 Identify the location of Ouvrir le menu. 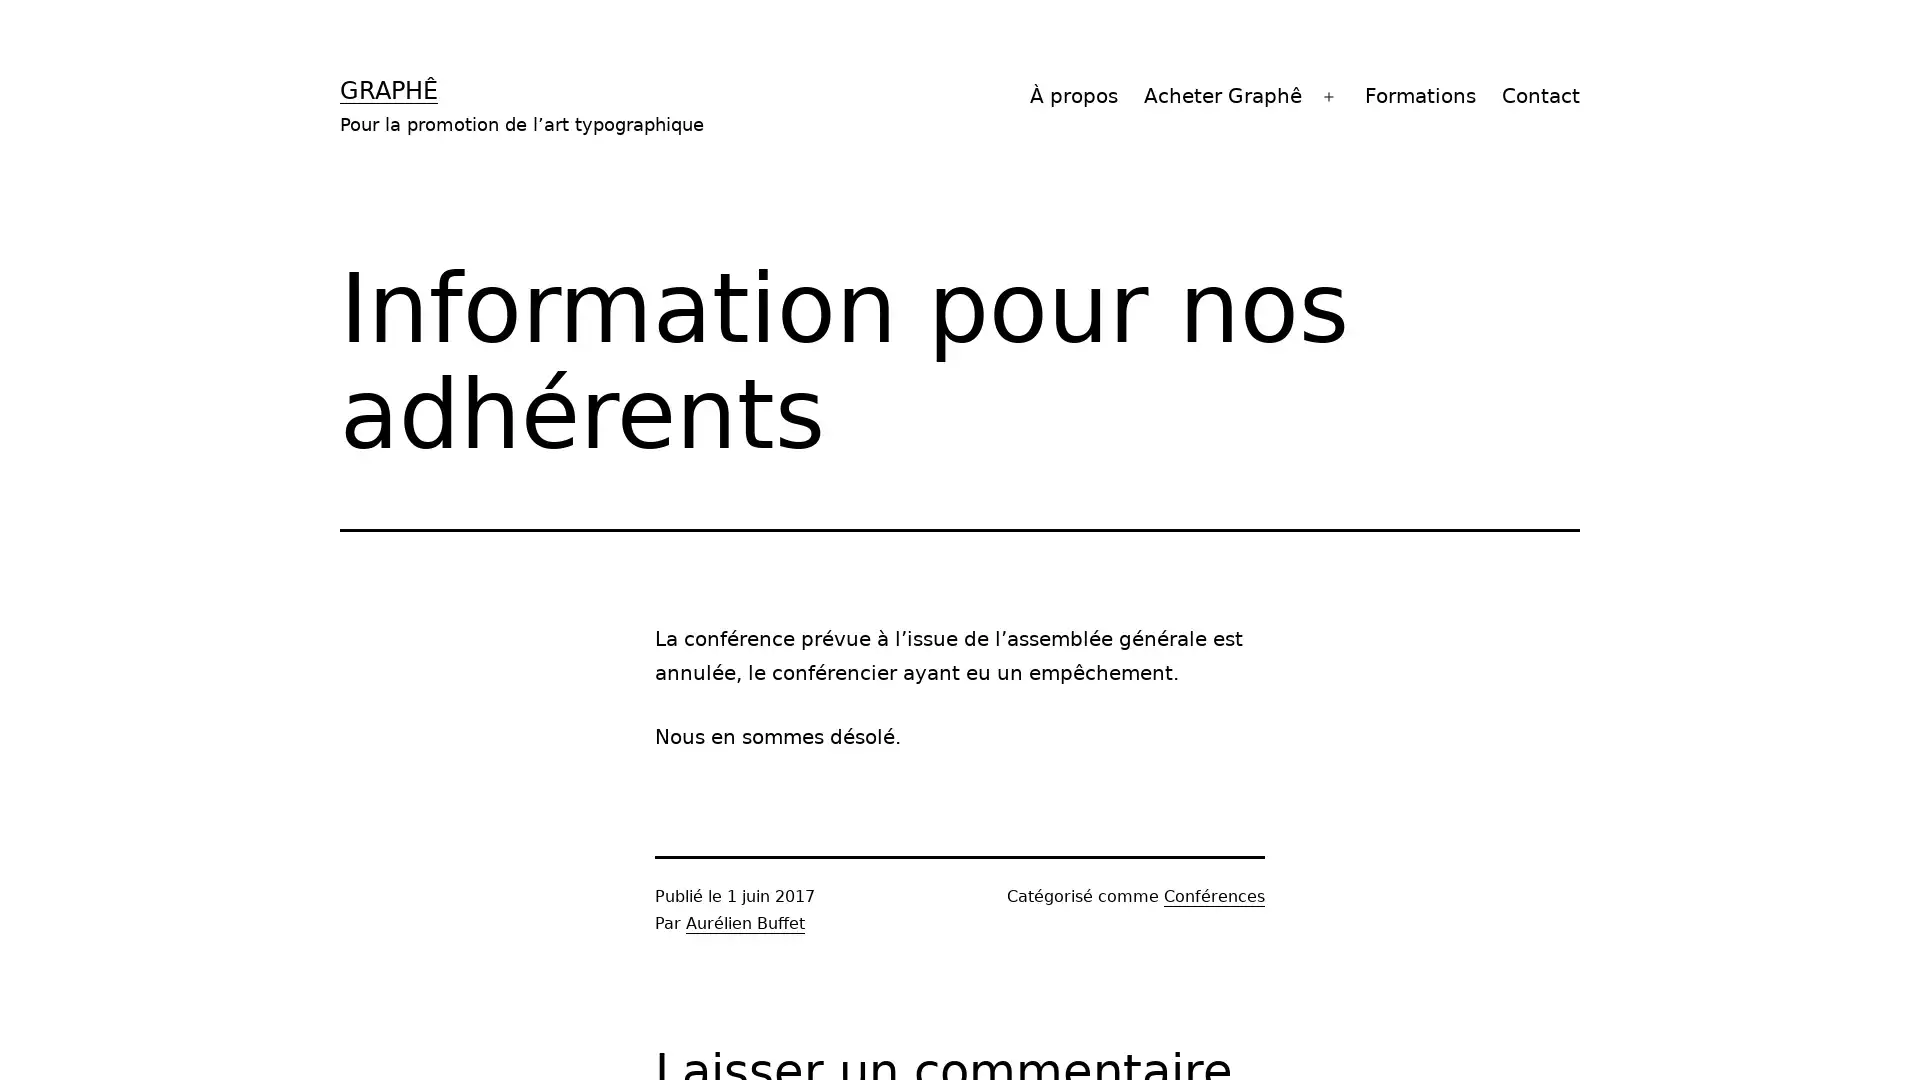
(1329, 96).